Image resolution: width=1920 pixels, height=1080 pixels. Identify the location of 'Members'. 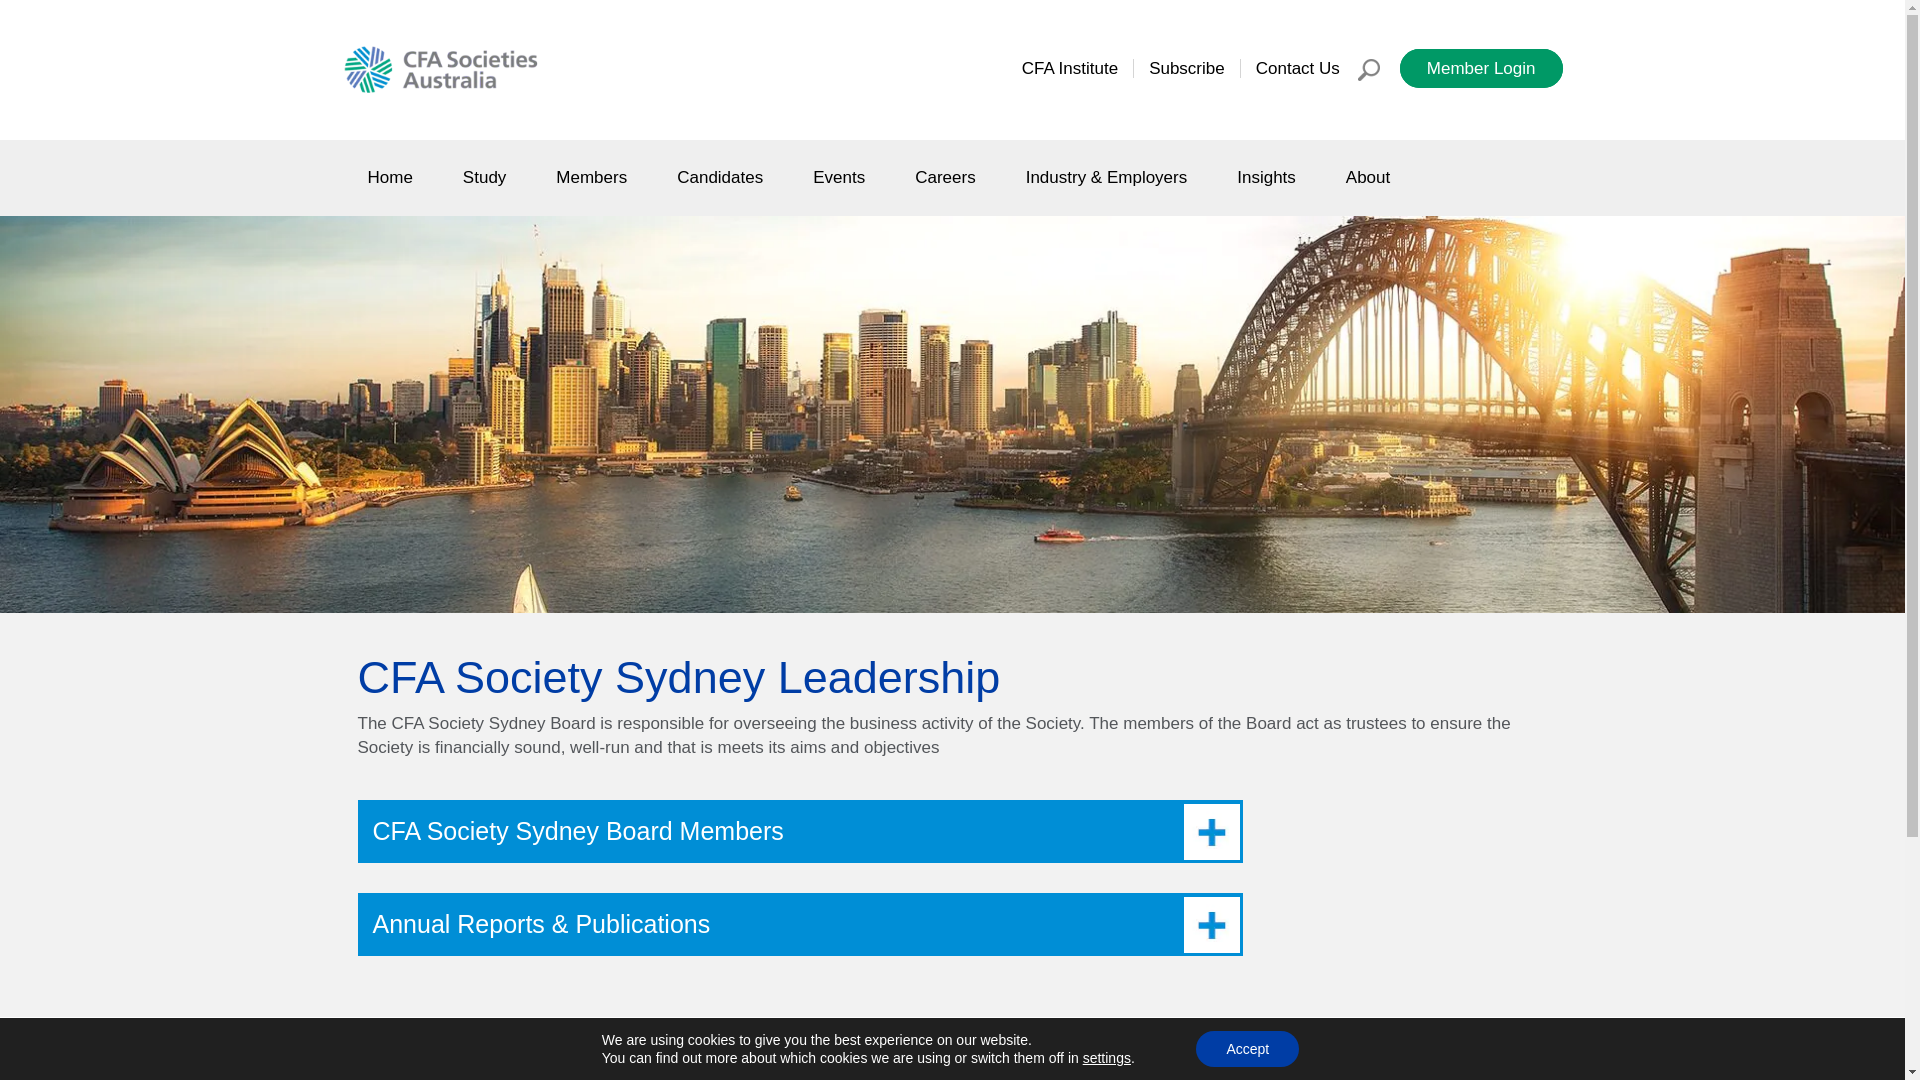
(590, 176).